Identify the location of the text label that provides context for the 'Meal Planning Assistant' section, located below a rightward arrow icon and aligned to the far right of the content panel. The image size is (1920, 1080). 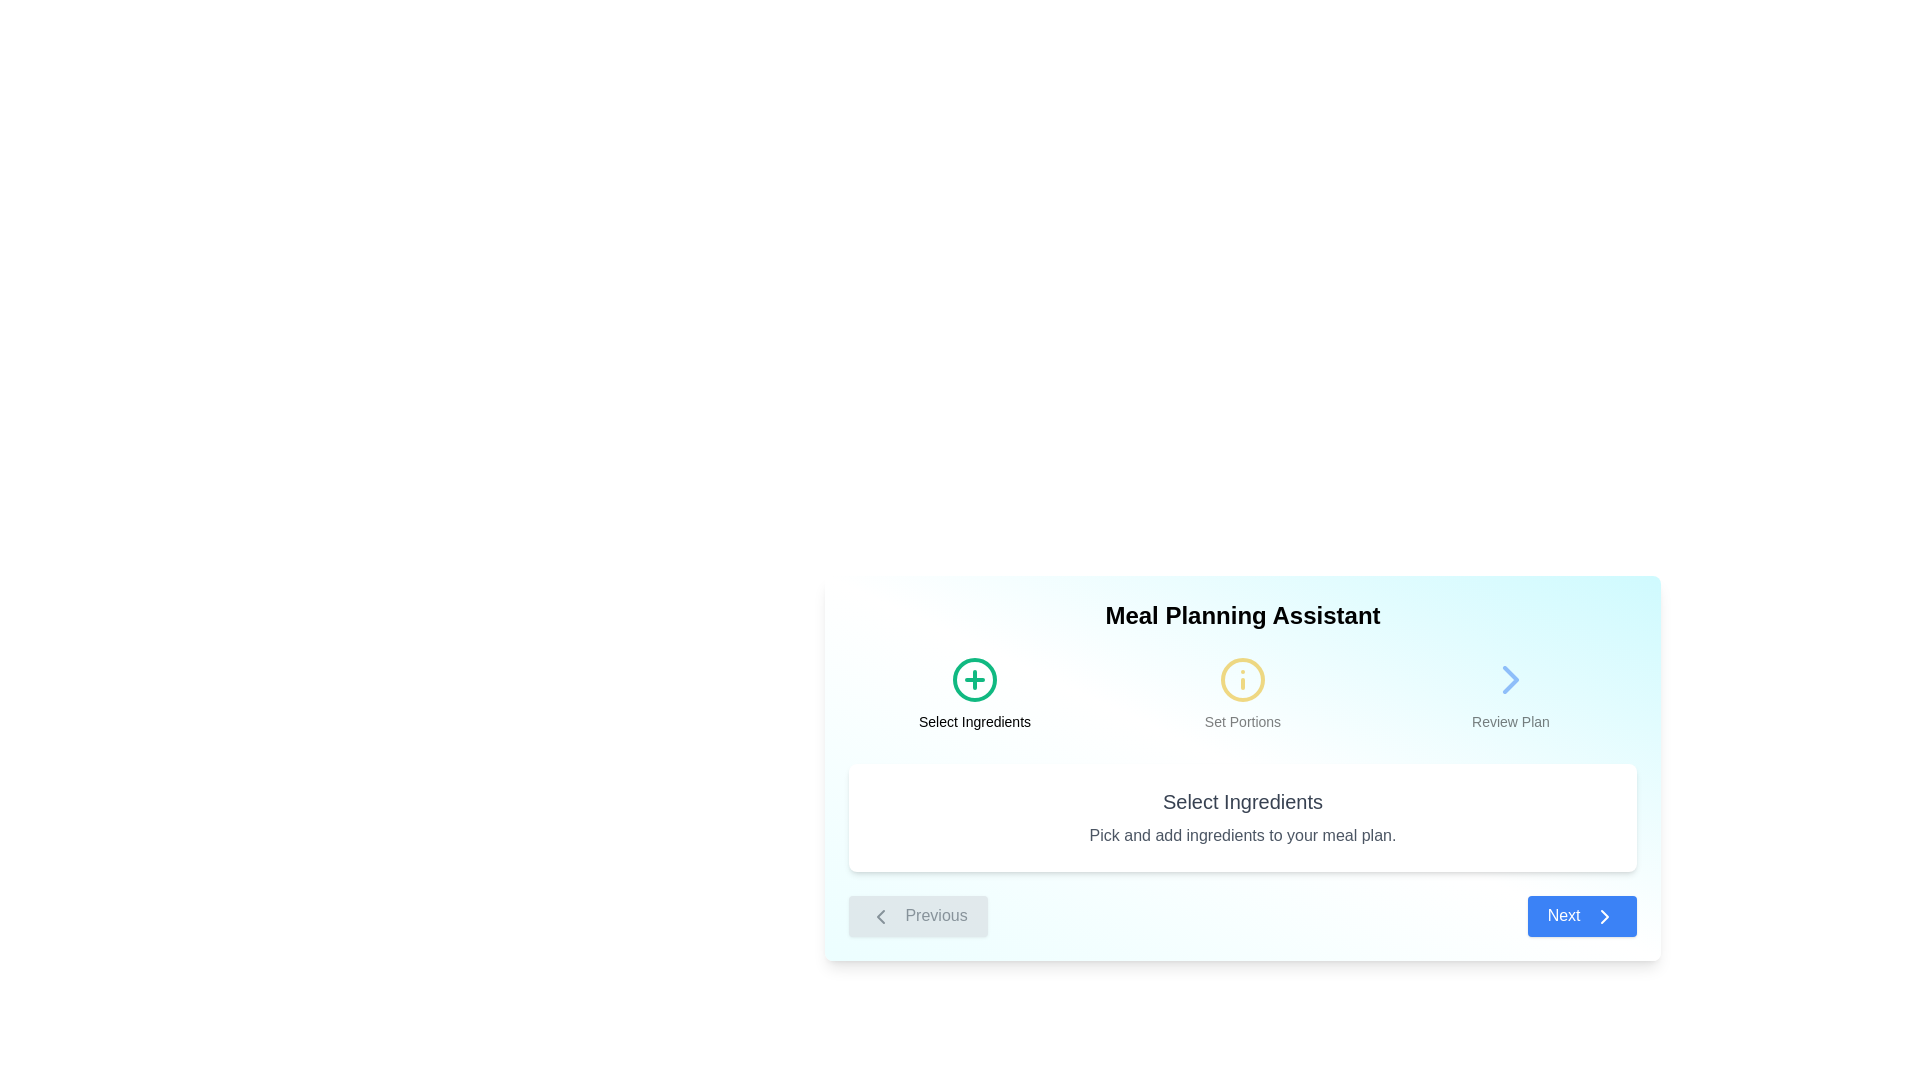
(1511, 721).